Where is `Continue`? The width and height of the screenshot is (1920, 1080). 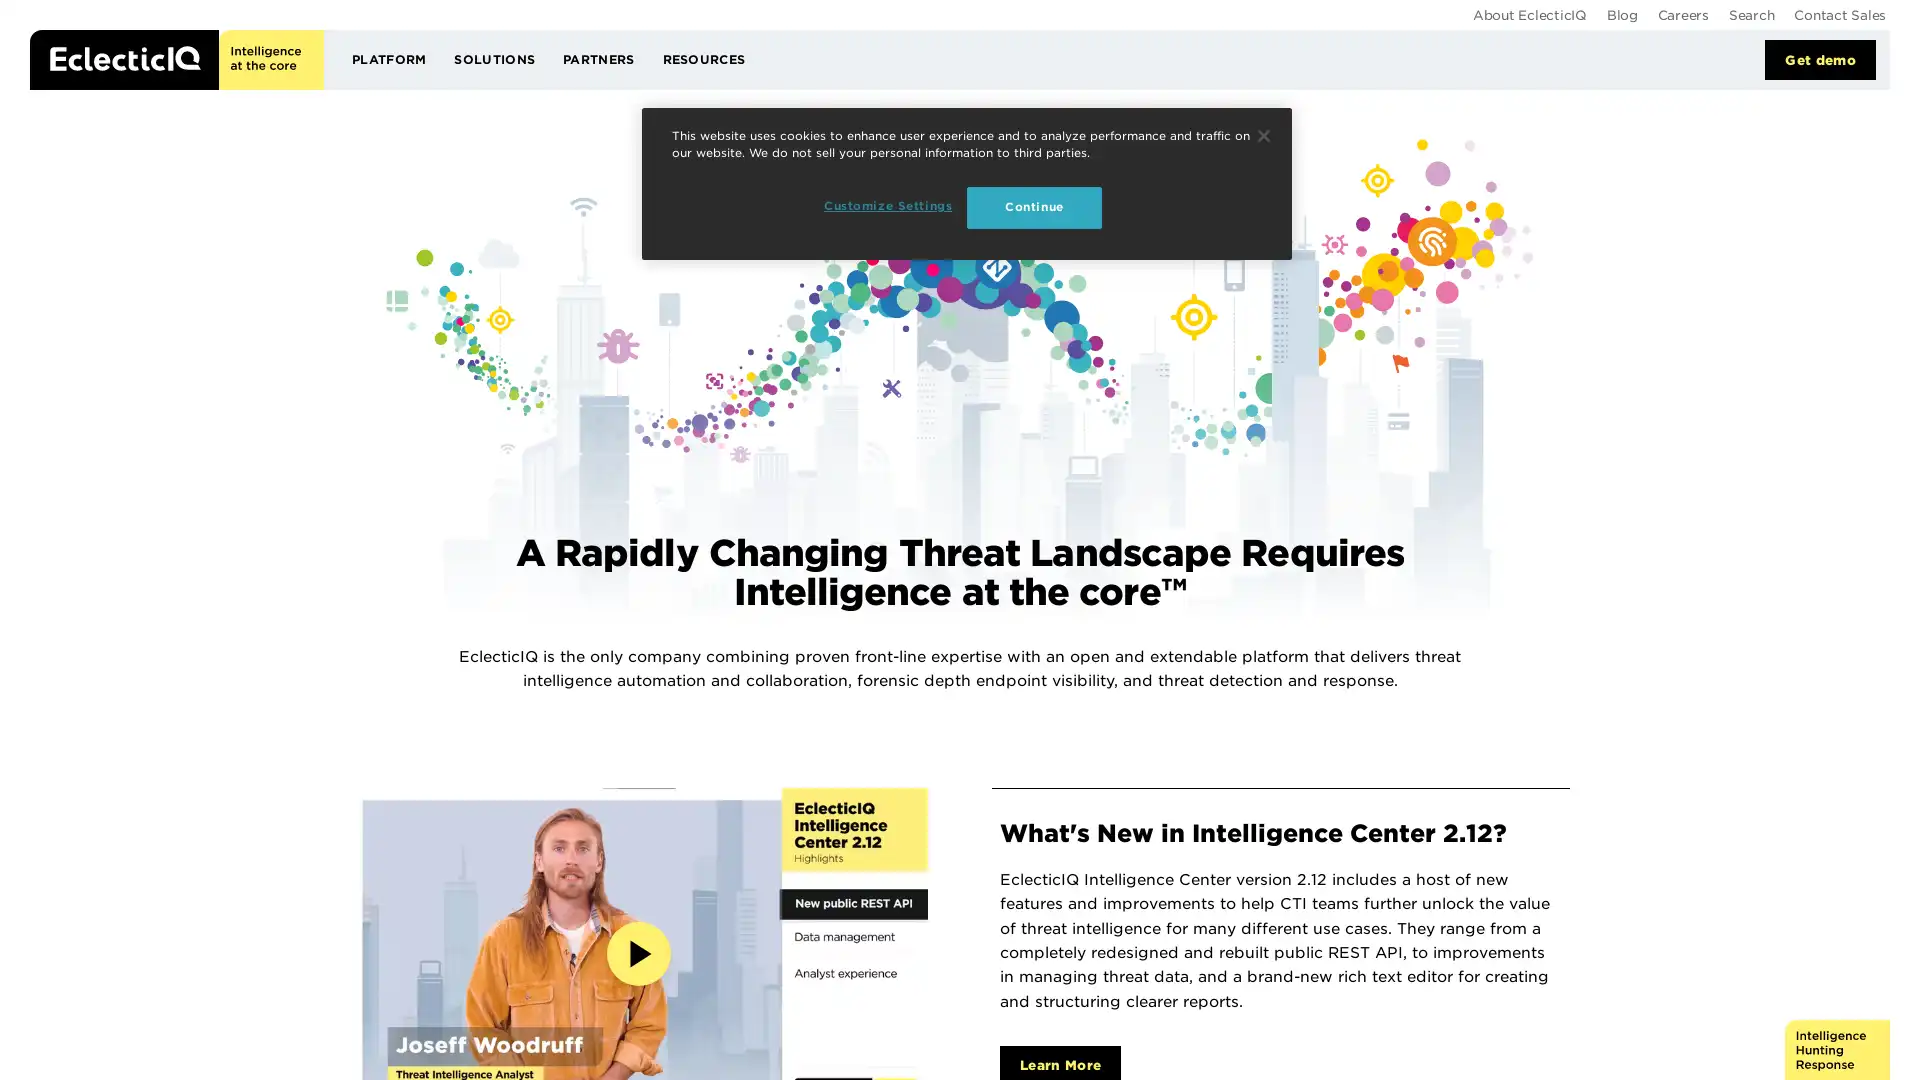
Continue is located at coordinates (1034, 208).